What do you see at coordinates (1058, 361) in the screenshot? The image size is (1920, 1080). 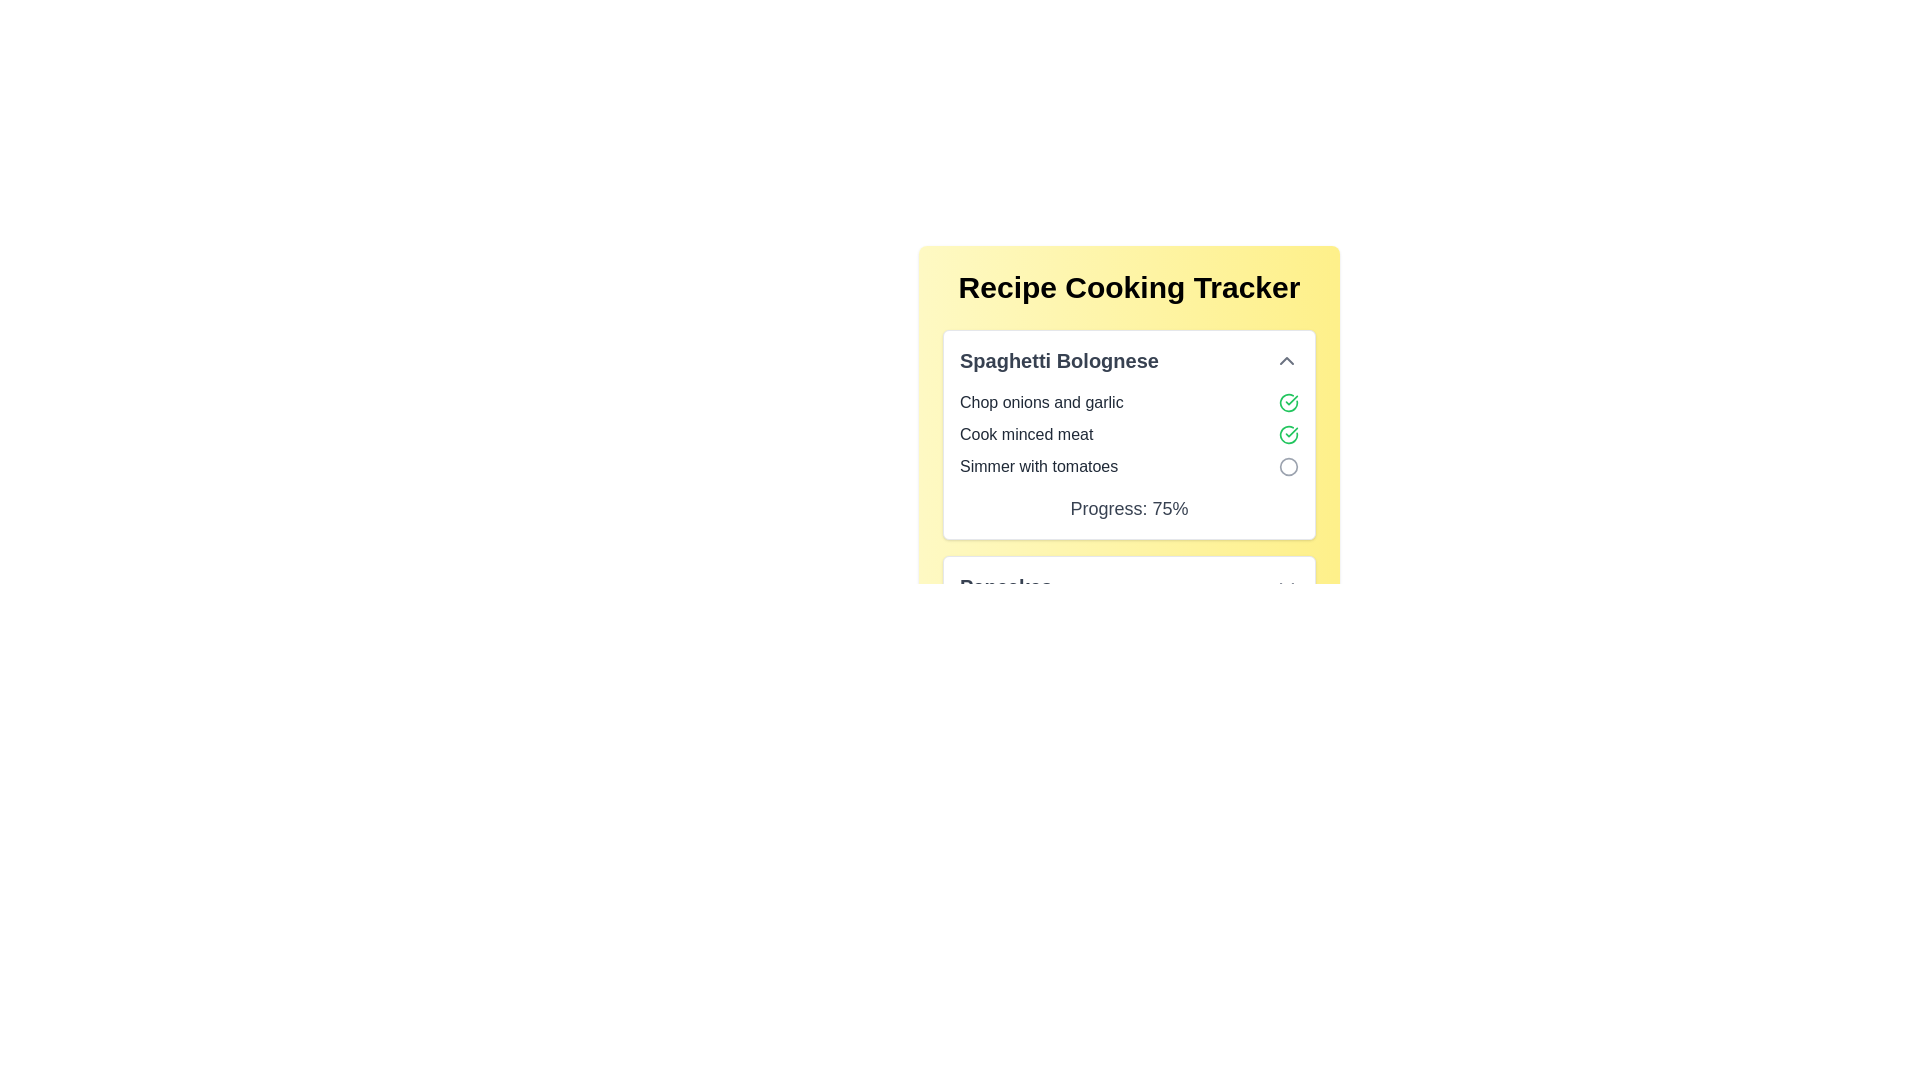 I see `the 'Spaghetti Bolognese' text label, which is styled in bold and dark gray, indicating it is the main title within the 'Recipe Cooking Tracker' card interface` at bounding box center [1058, 361].